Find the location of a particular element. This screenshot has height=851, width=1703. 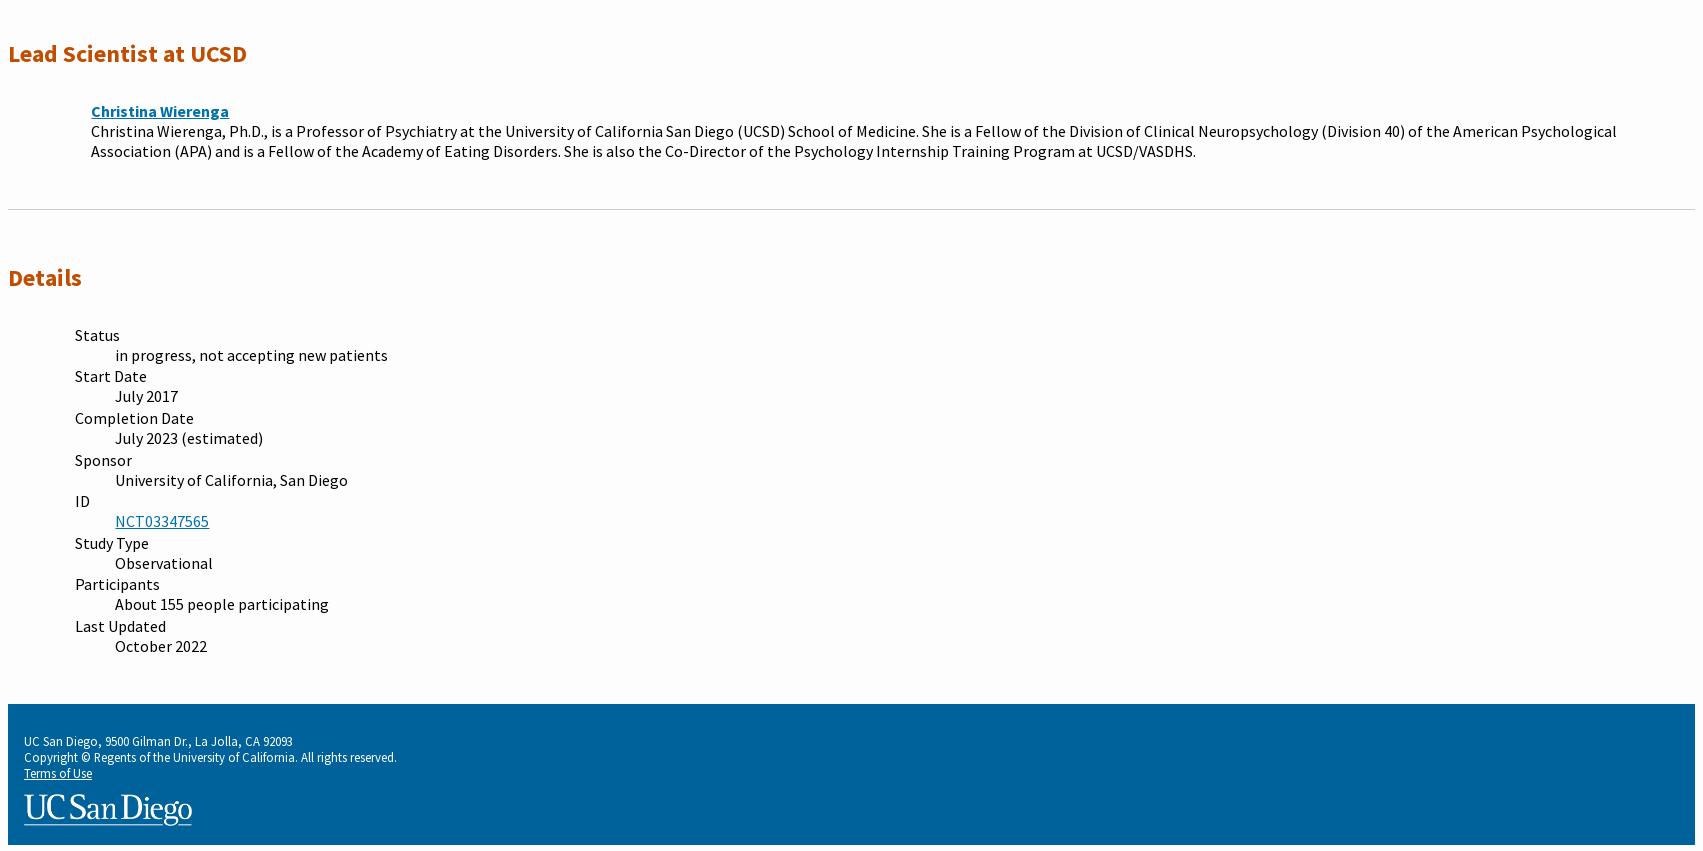

'Observational' is located at coordinates (114, 561).